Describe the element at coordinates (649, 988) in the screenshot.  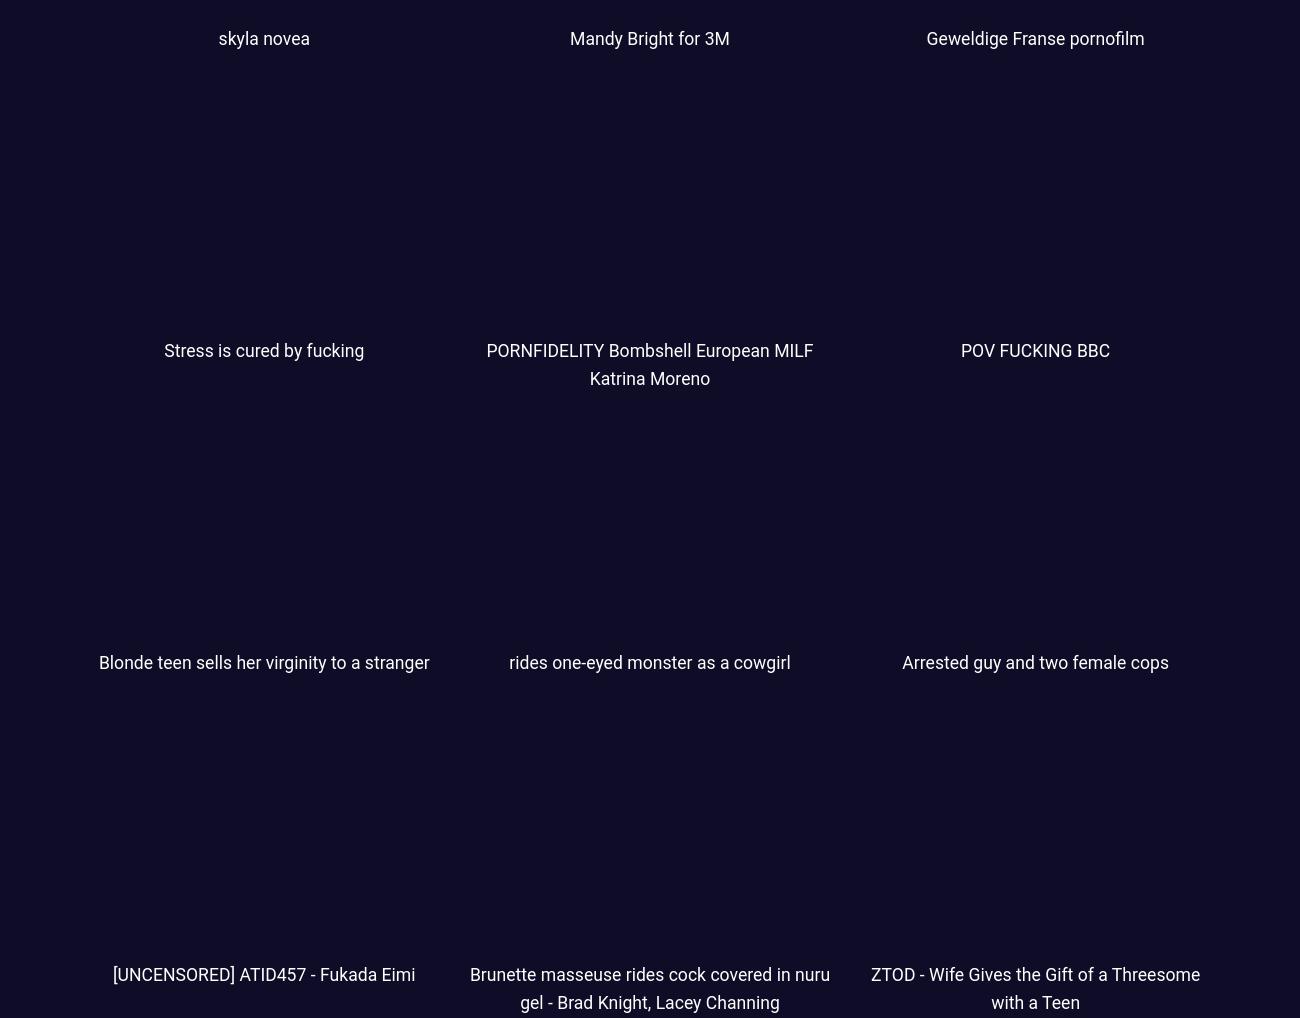
I see `'Brunette masseuse rides cock covered in nuru gel - Brad Knight, Lacey Channing'` at that location.